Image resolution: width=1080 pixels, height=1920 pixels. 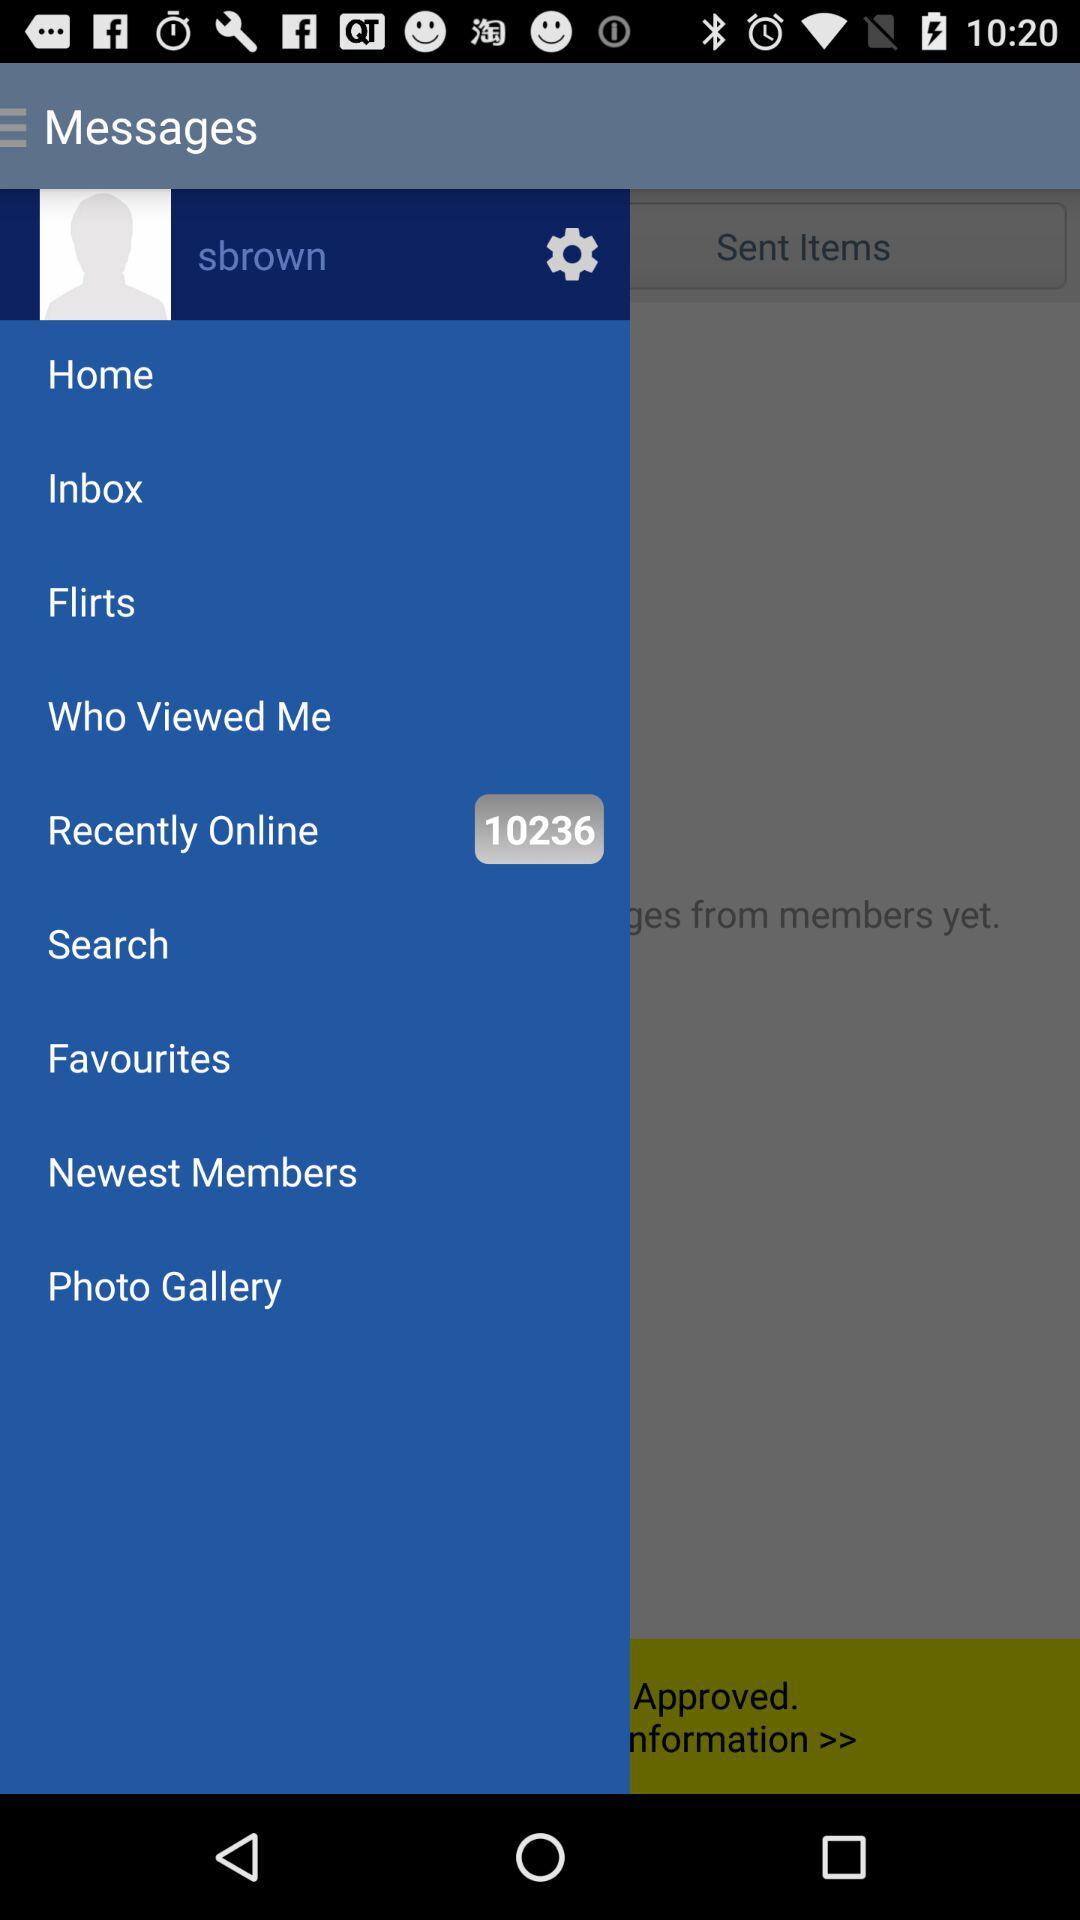 What do you see at coordinates (802, 244) in the screenshot?
I see `the icon next to the inbox radio button` at bounding box center [802, 244].